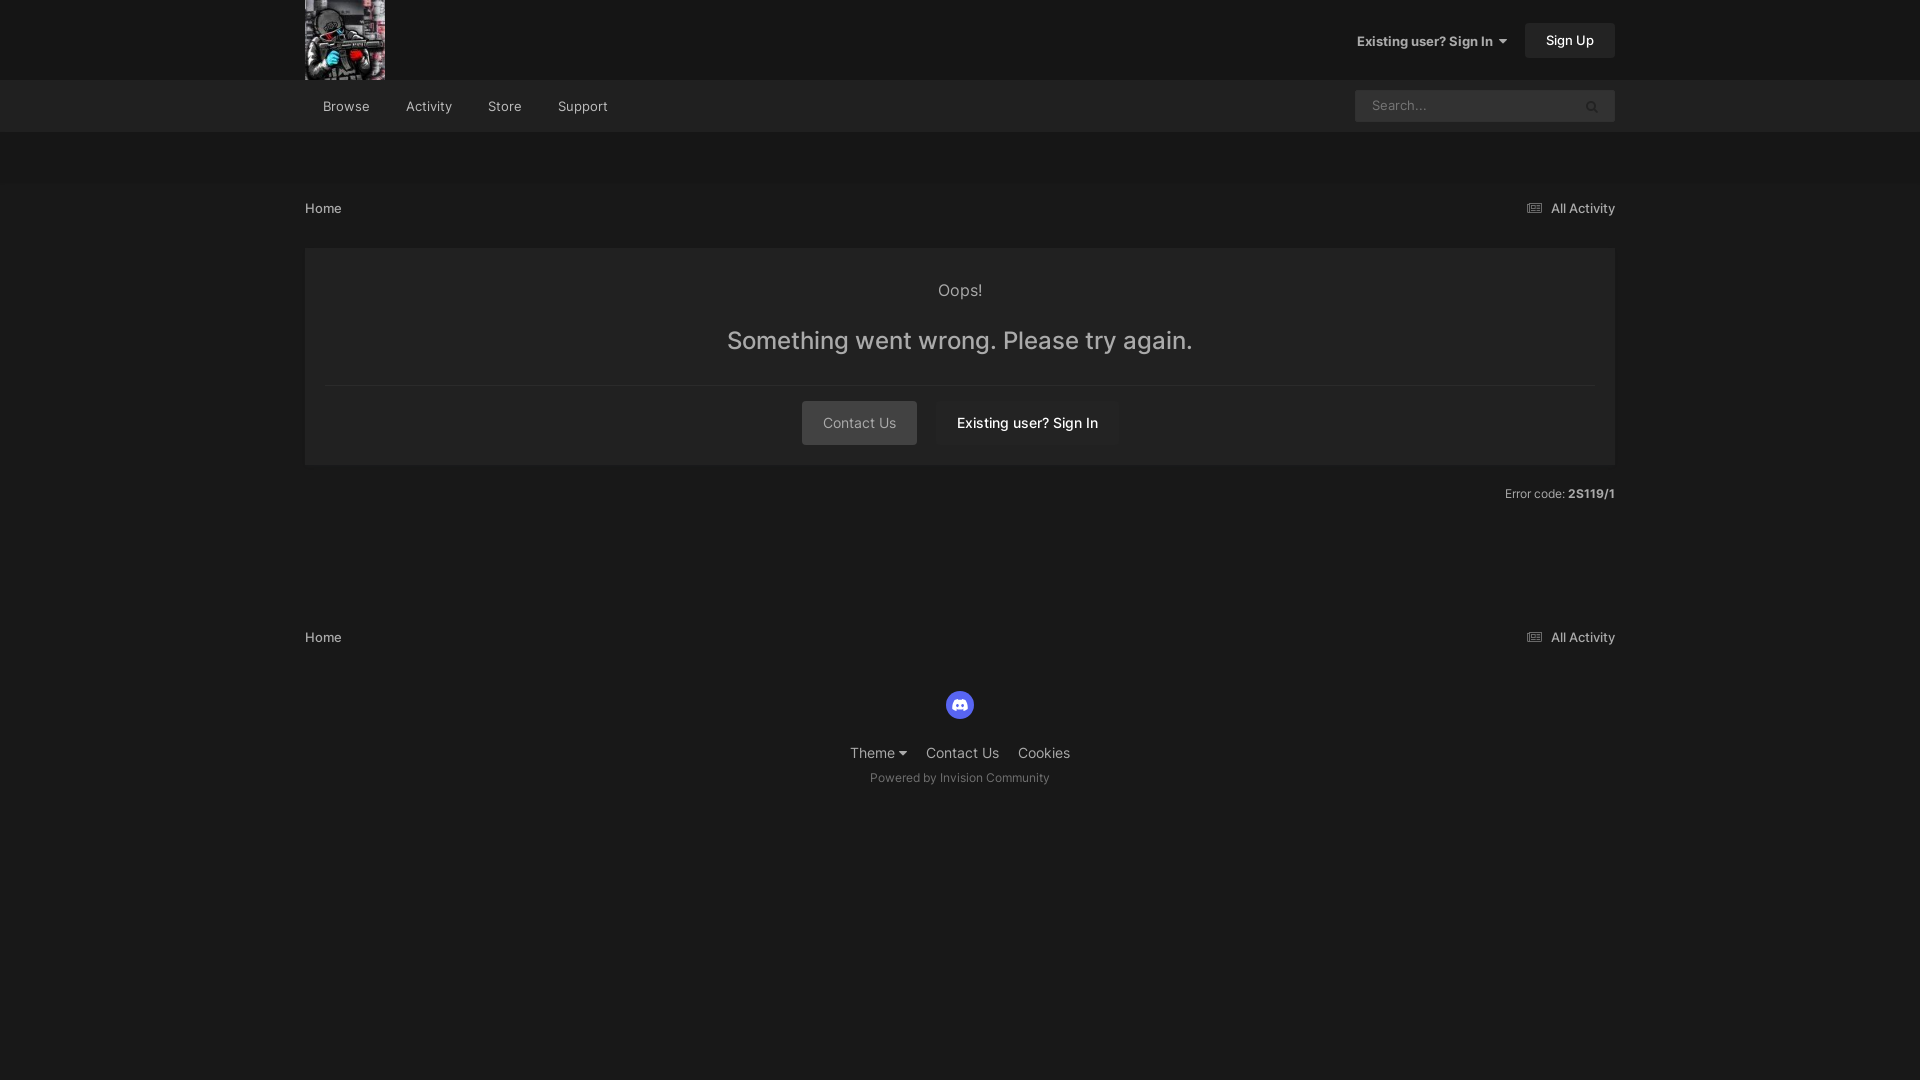 This screenshot has height=1080, width=1920. I want to click on 'Existing user? Sign In  ', so click(1430, 41).